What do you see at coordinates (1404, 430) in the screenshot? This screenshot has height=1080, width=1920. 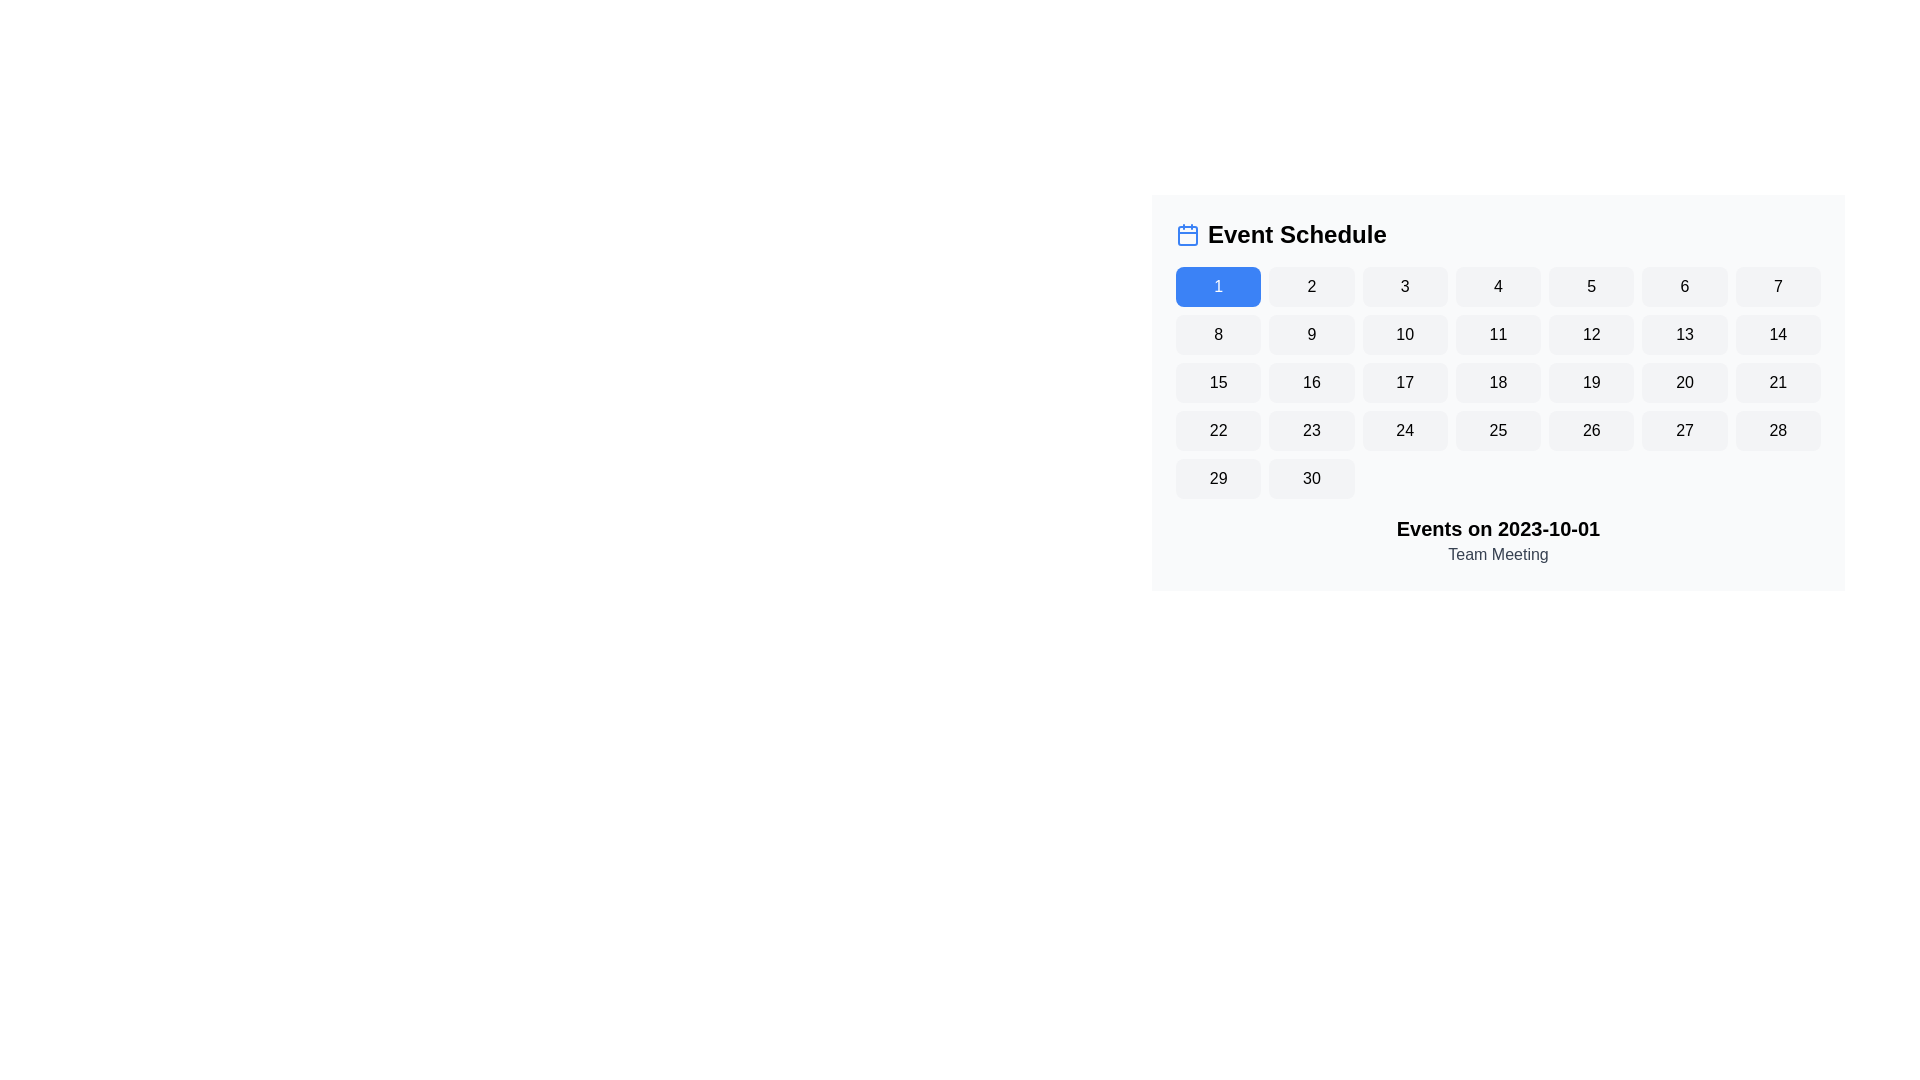 I see `the rectangular button with rounded corners, light gray background, and bold black text '24'` at bounding box center [1404, 430].